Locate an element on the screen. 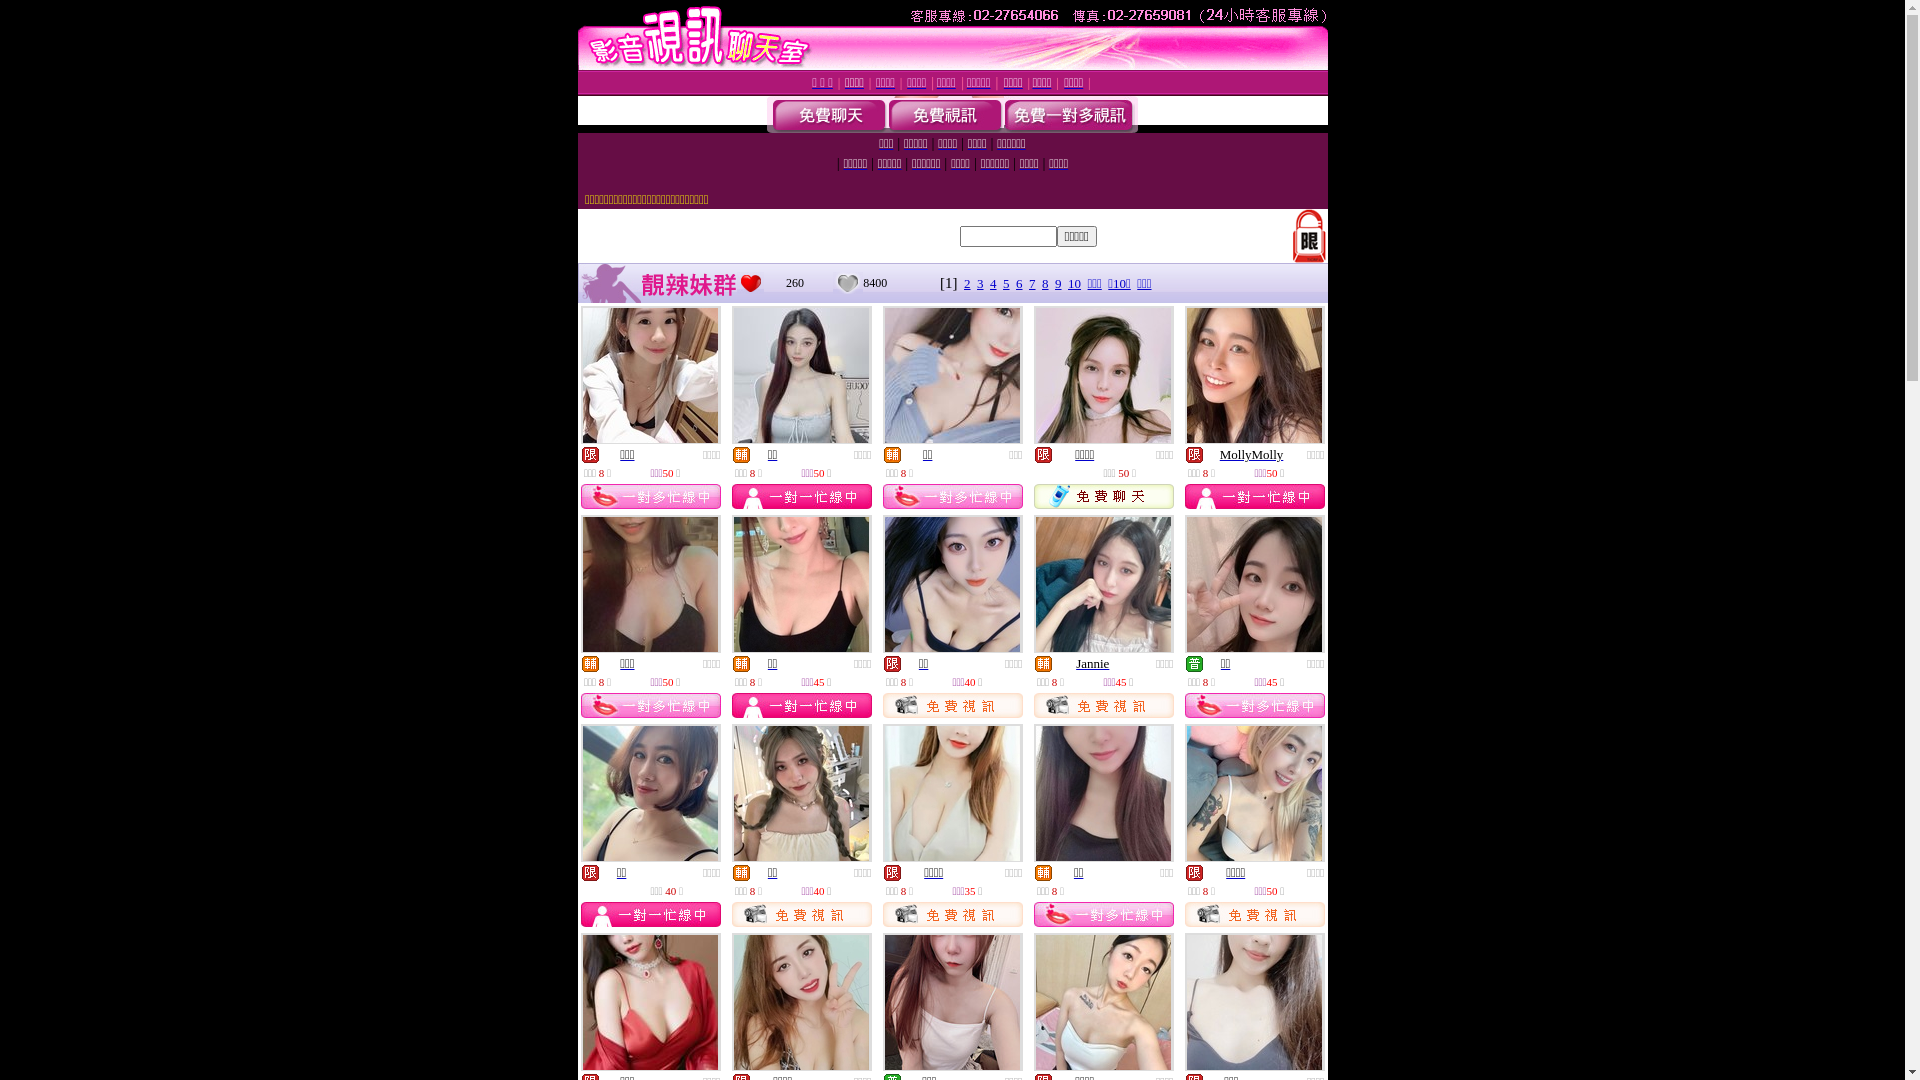 The height and width of the screenshot is (1080, 1920). '10' is located at coordinates (1073, 283).